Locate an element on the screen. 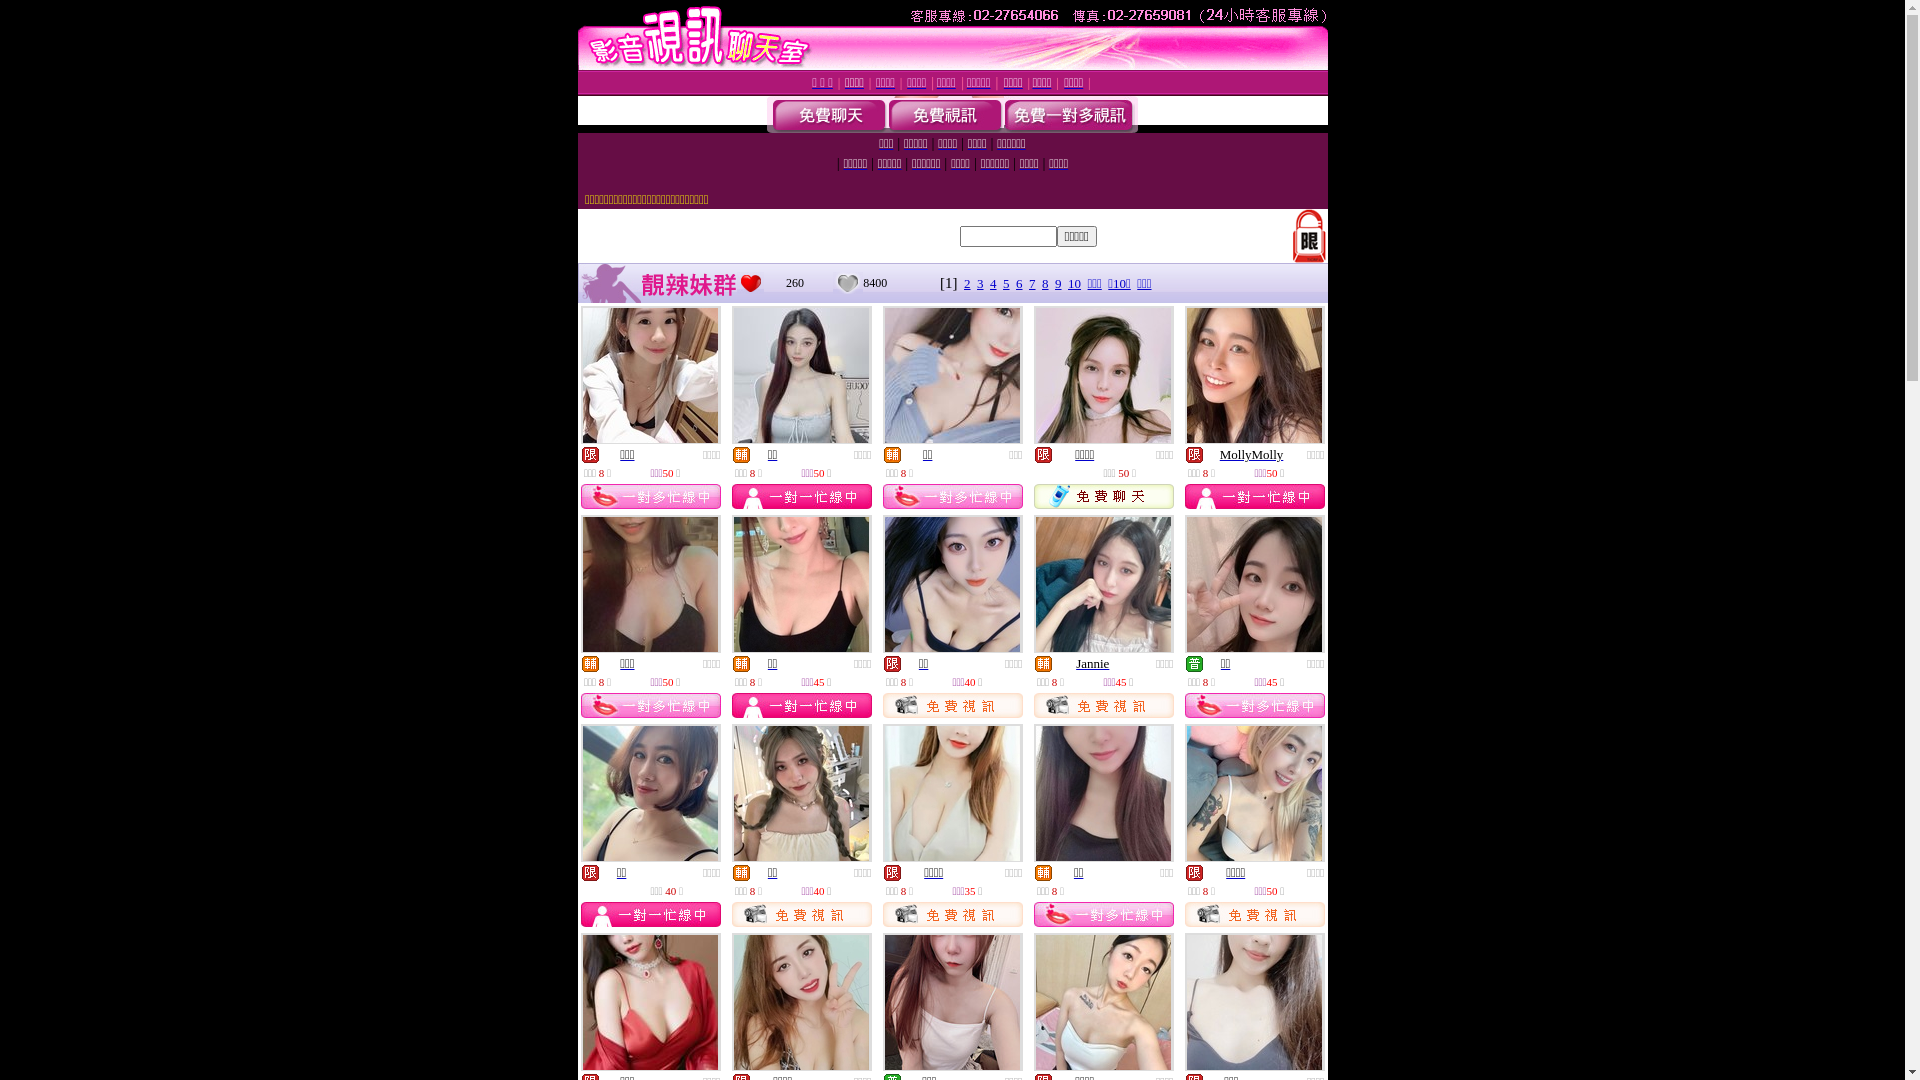 The height and width of the screenshot is (1080, 1920). '10' is located at coordinates (1073, 283).